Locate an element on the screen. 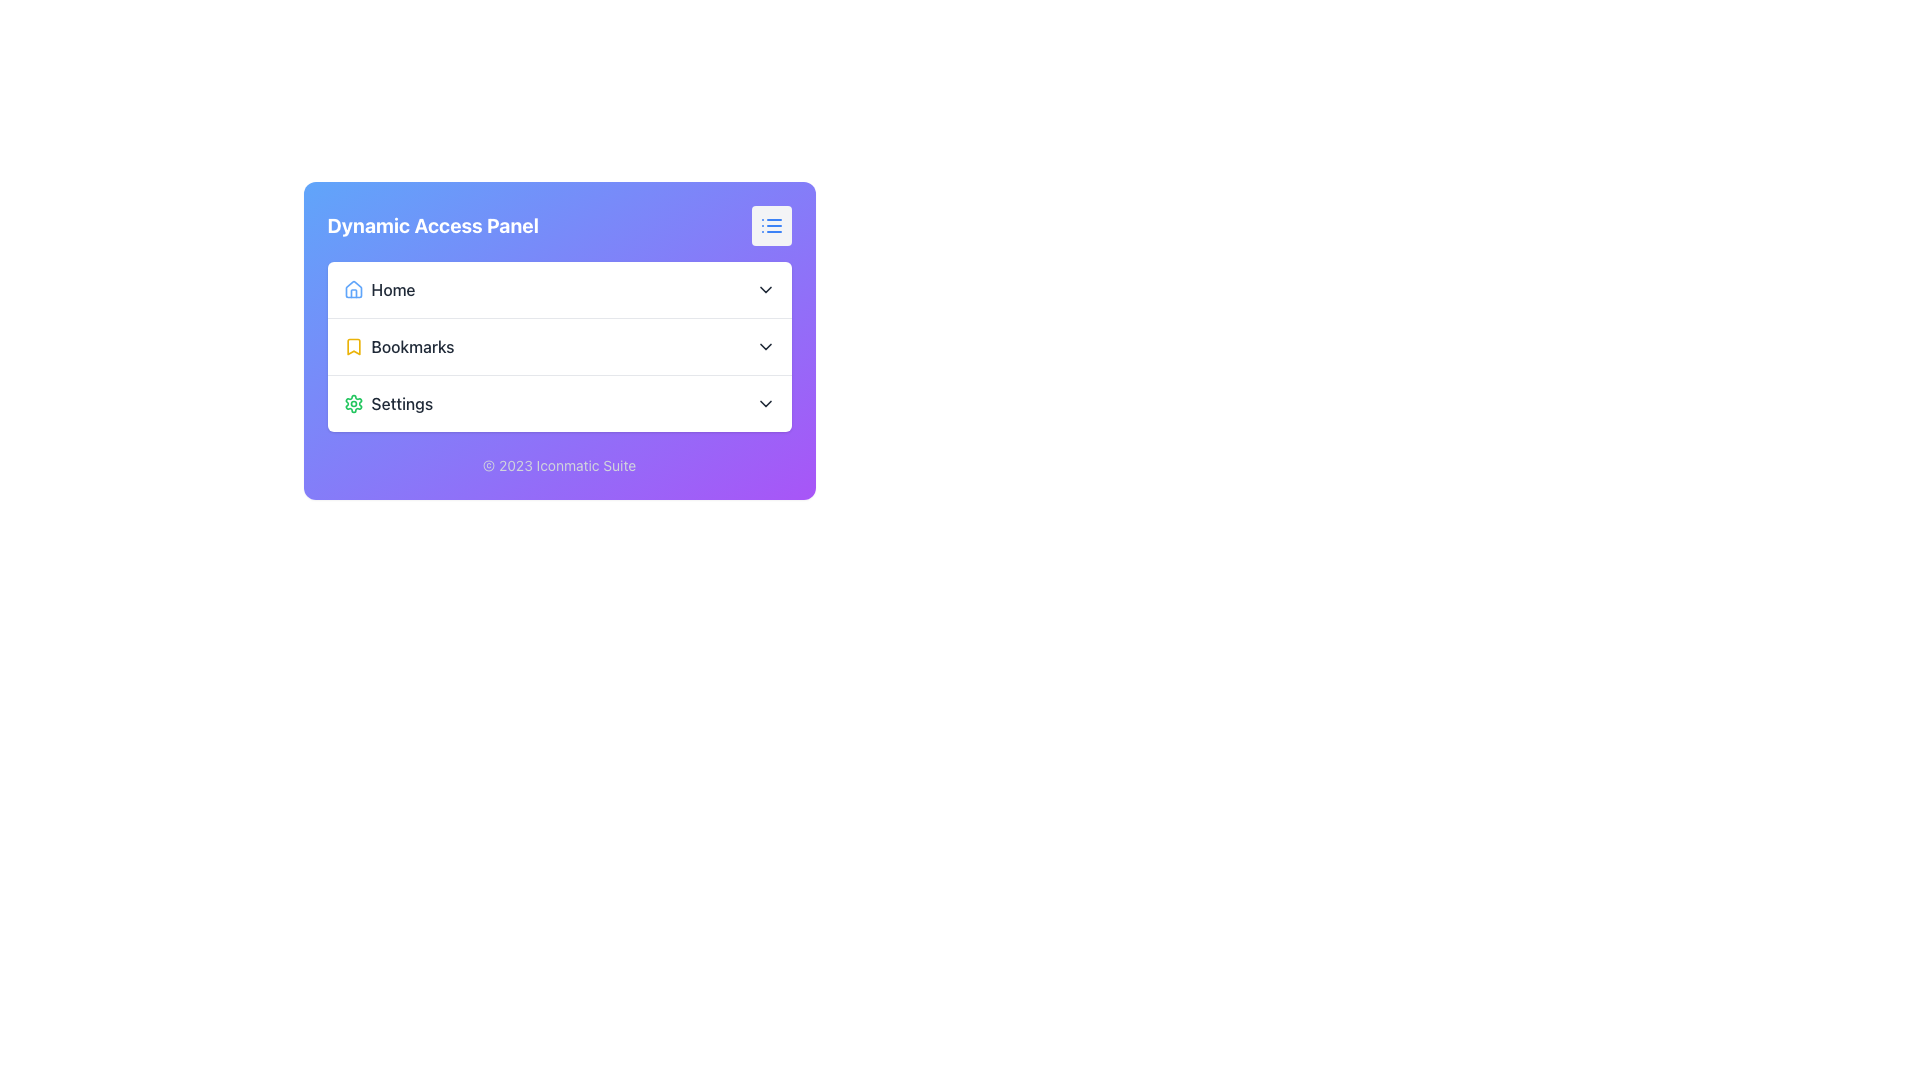  the navigation label at the top-left of the menu that links to the homepage or dashboard is located at coordinates (379, 289).